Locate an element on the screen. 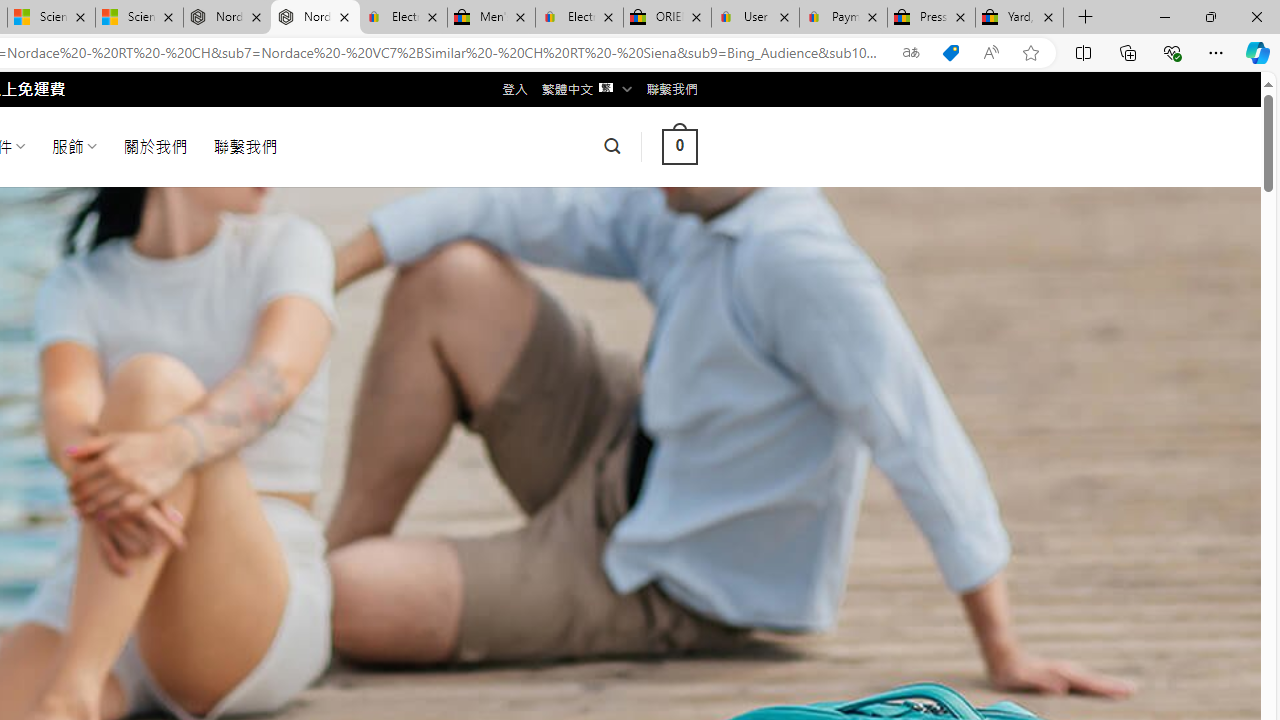  'Electronics, Cars, Fashion, Collectibles & More | eBay' is located at coordinates (578, 17).